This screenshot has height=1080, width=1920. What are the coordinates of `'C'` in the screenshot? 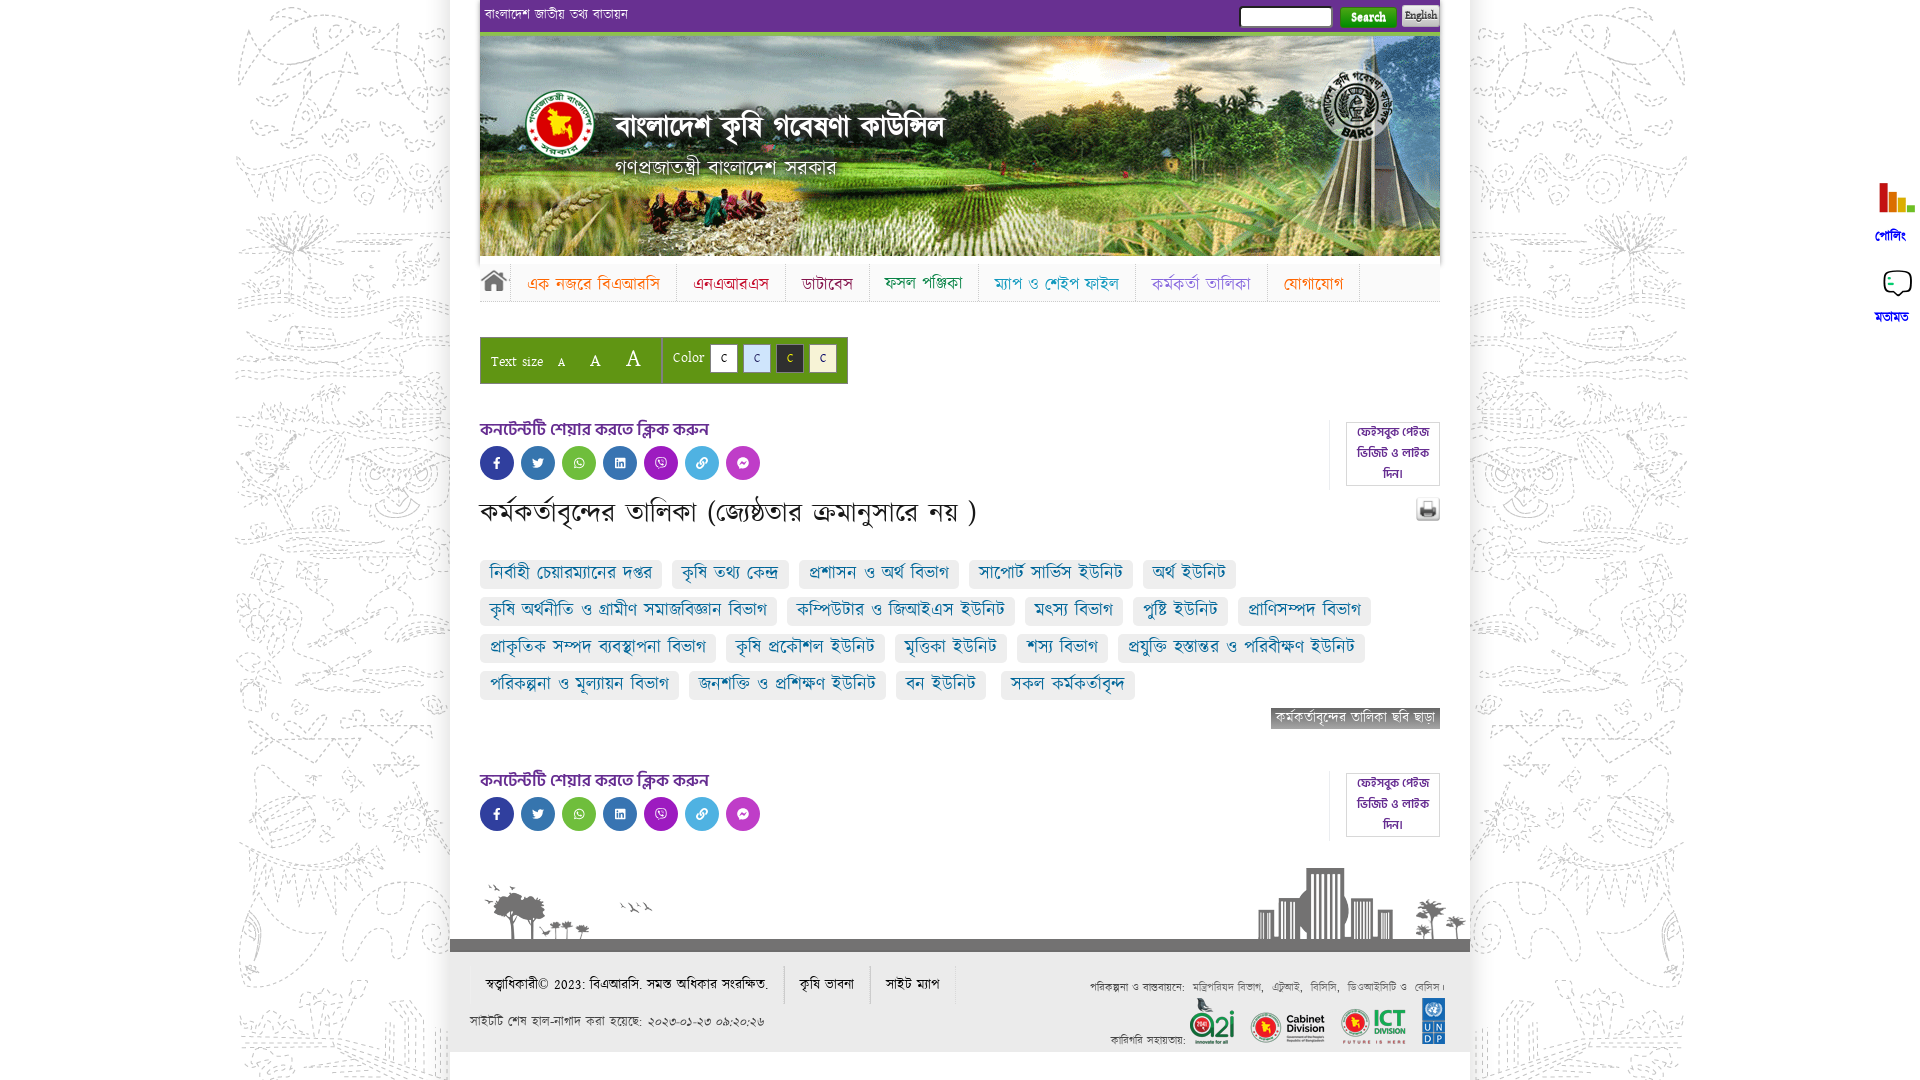 It's located at (723, 357).